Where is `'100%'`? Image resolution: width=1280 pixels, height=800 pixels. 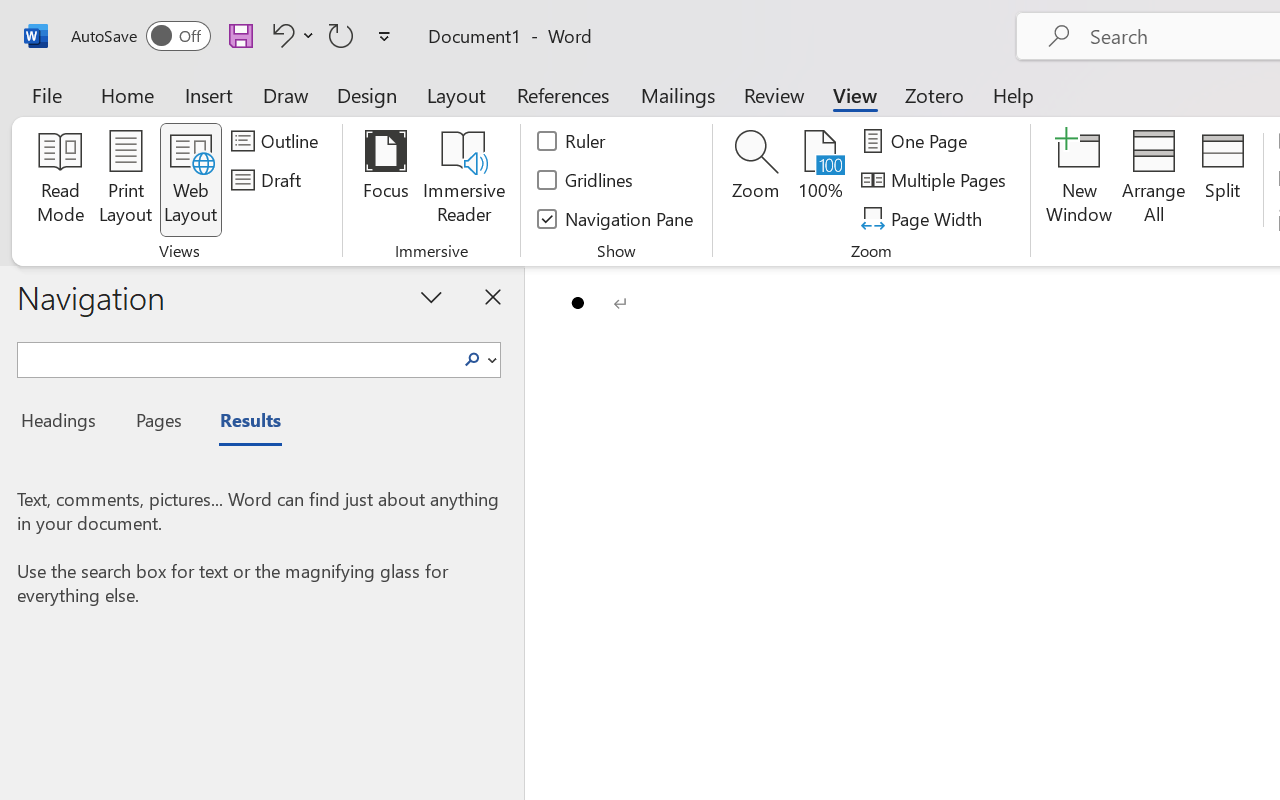 '100%' is located at coordinates (821, 179).